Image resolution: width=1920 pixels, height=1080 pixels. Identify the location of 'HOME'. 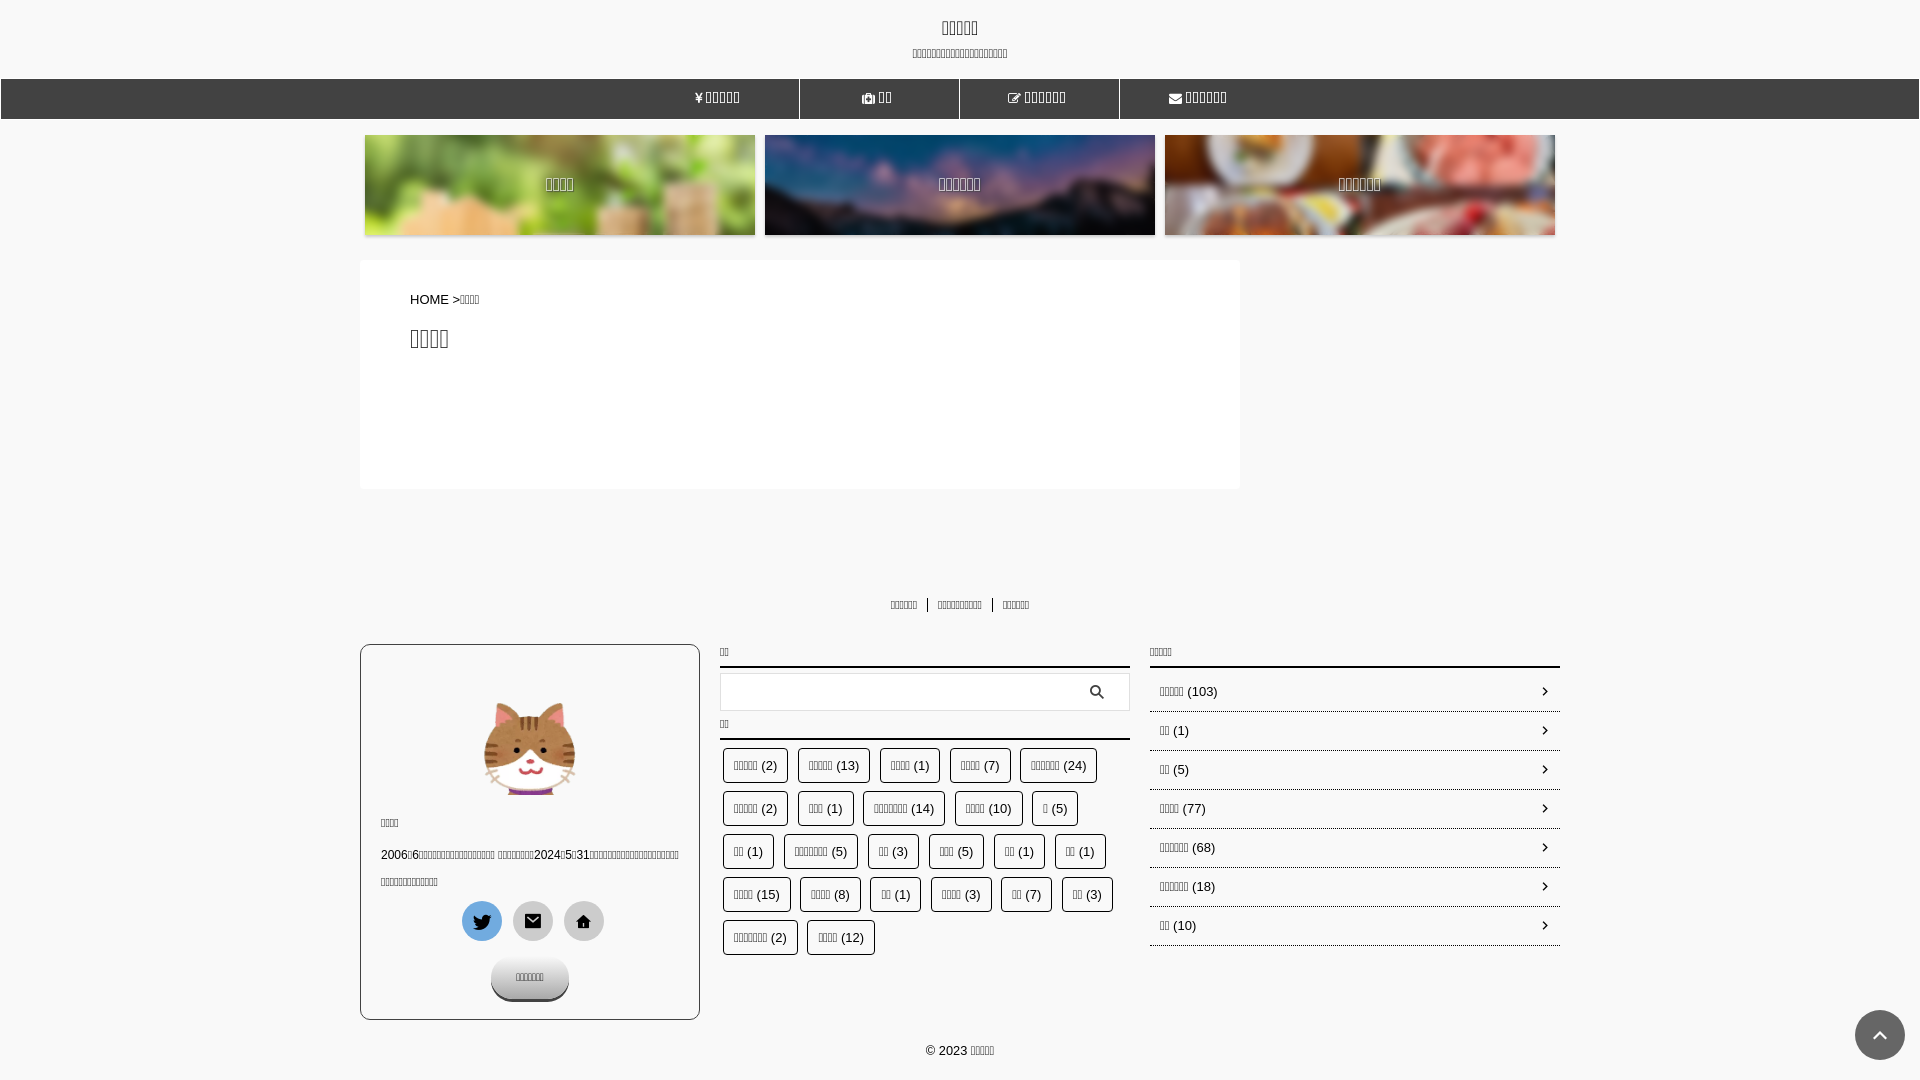
(428, 299).